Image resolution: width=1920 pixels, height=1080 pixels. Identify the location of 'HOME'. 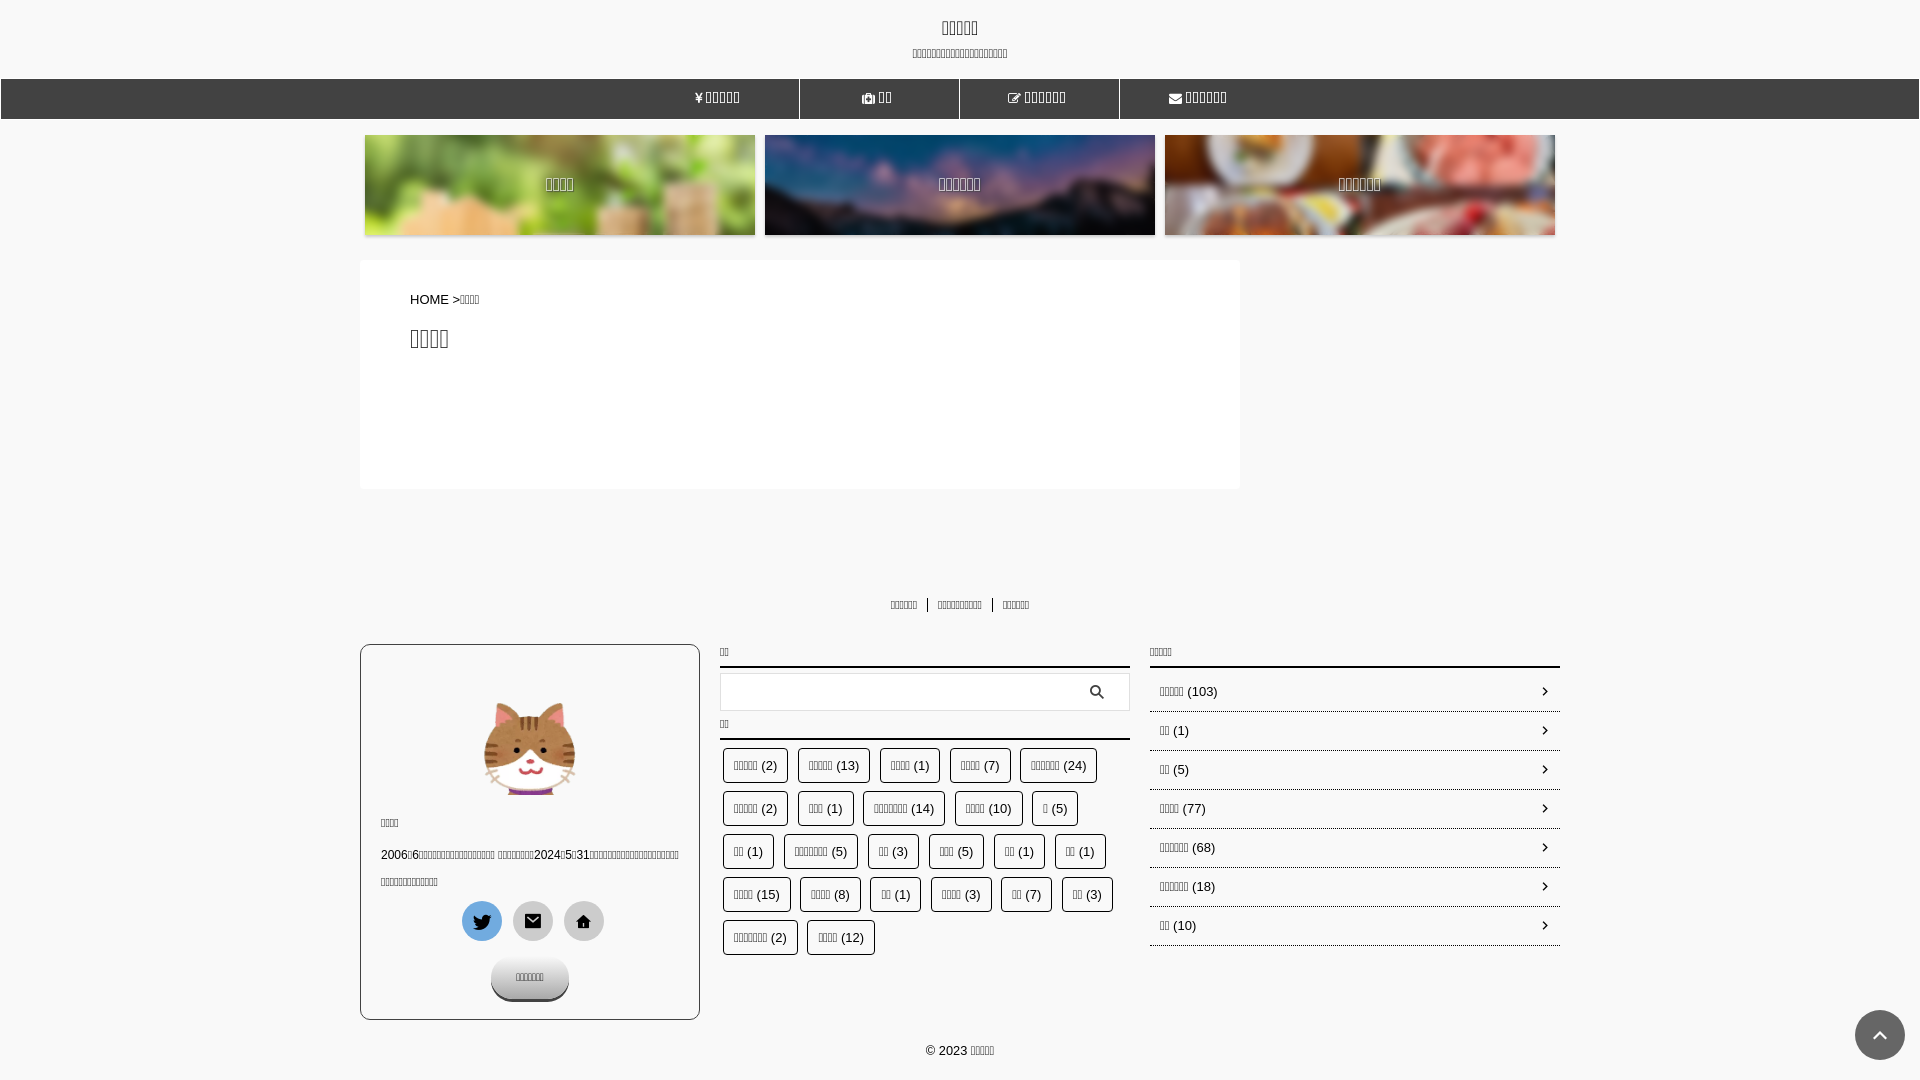
(428, 299).